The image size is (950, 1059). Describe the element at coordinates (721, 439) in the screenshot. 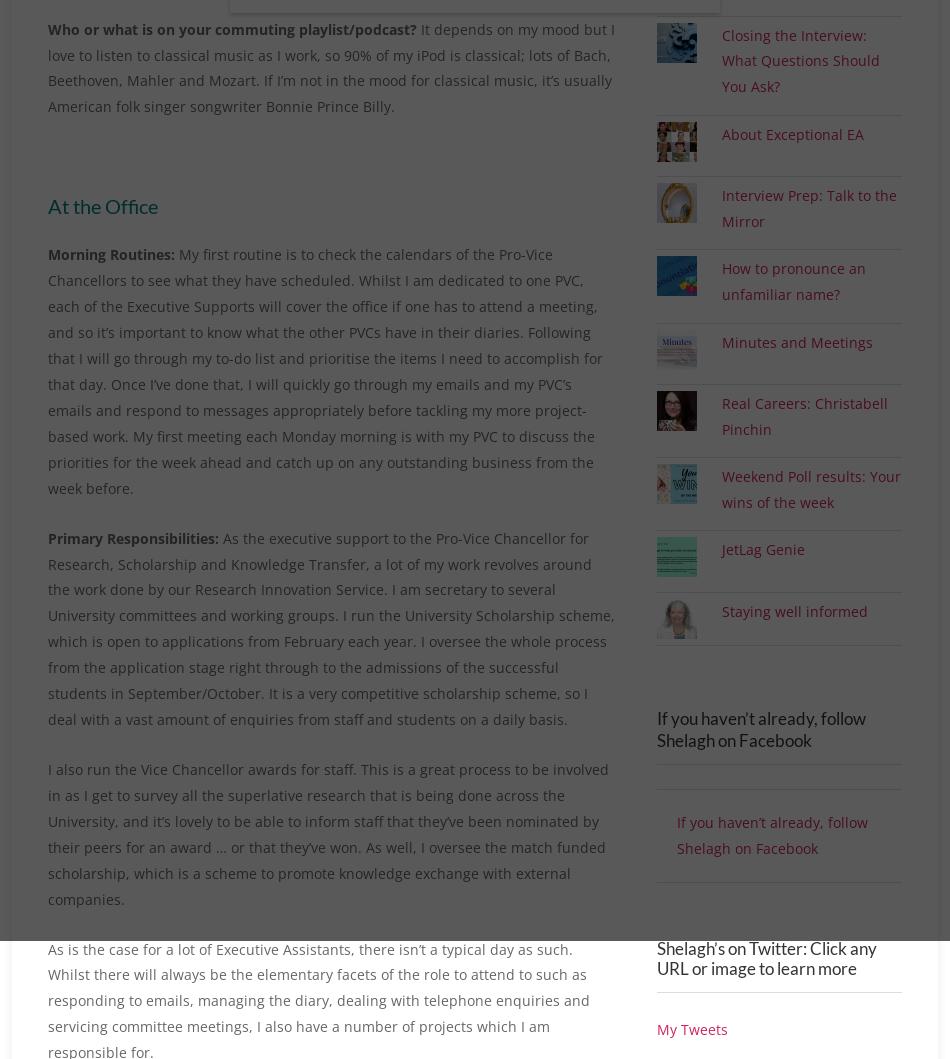

I see `'Real Careers: Christabell Pinchin'` at that location.